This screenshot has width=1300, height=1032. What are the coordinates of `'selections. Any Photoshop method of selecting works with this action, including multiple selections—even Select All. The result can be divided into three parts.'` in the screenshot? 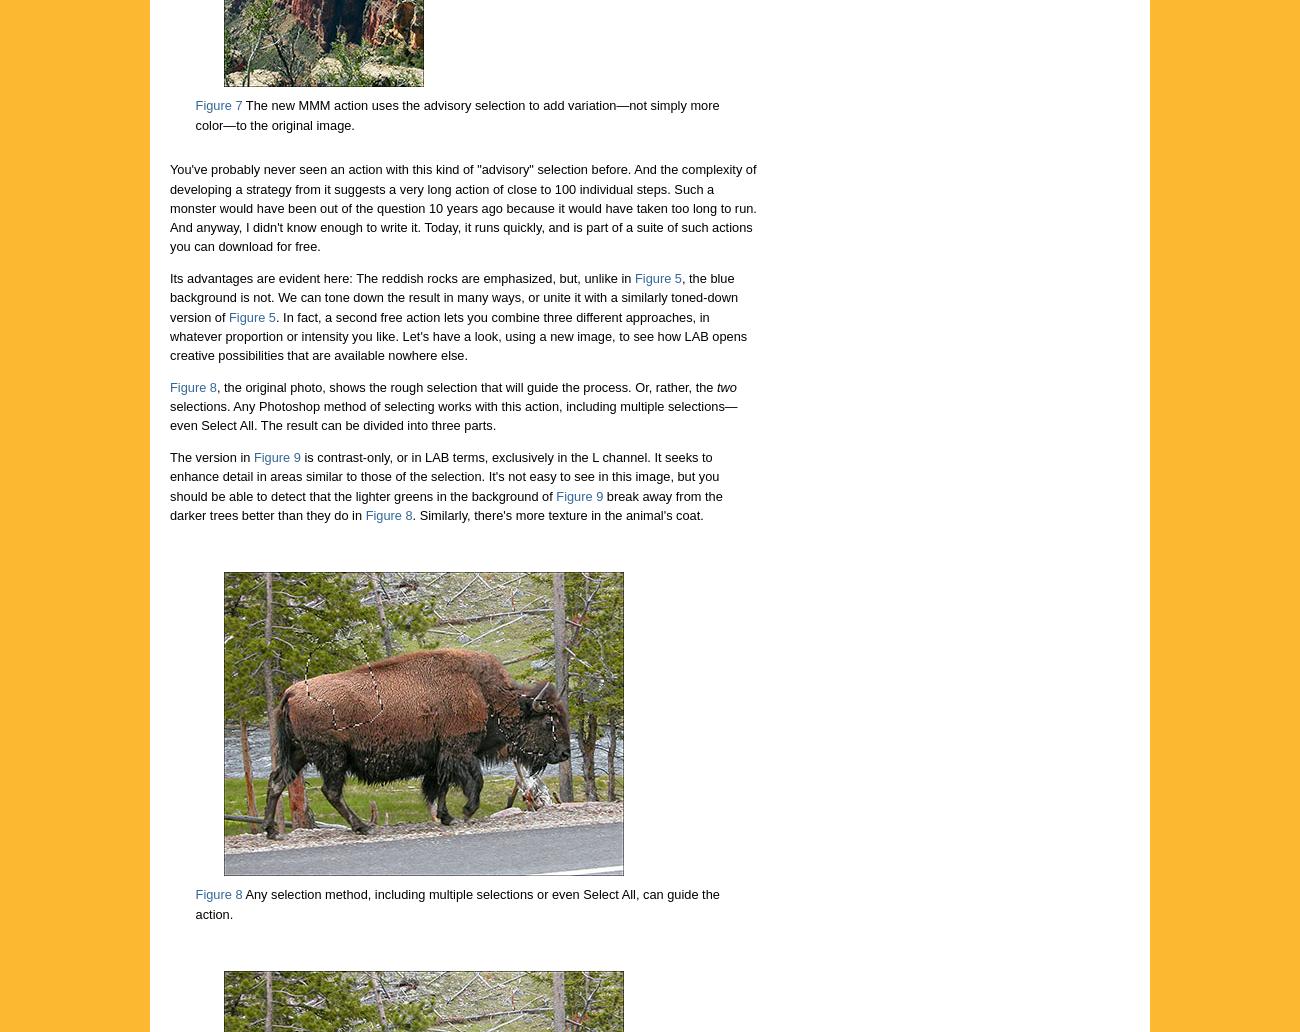 It's located at (452, 414).